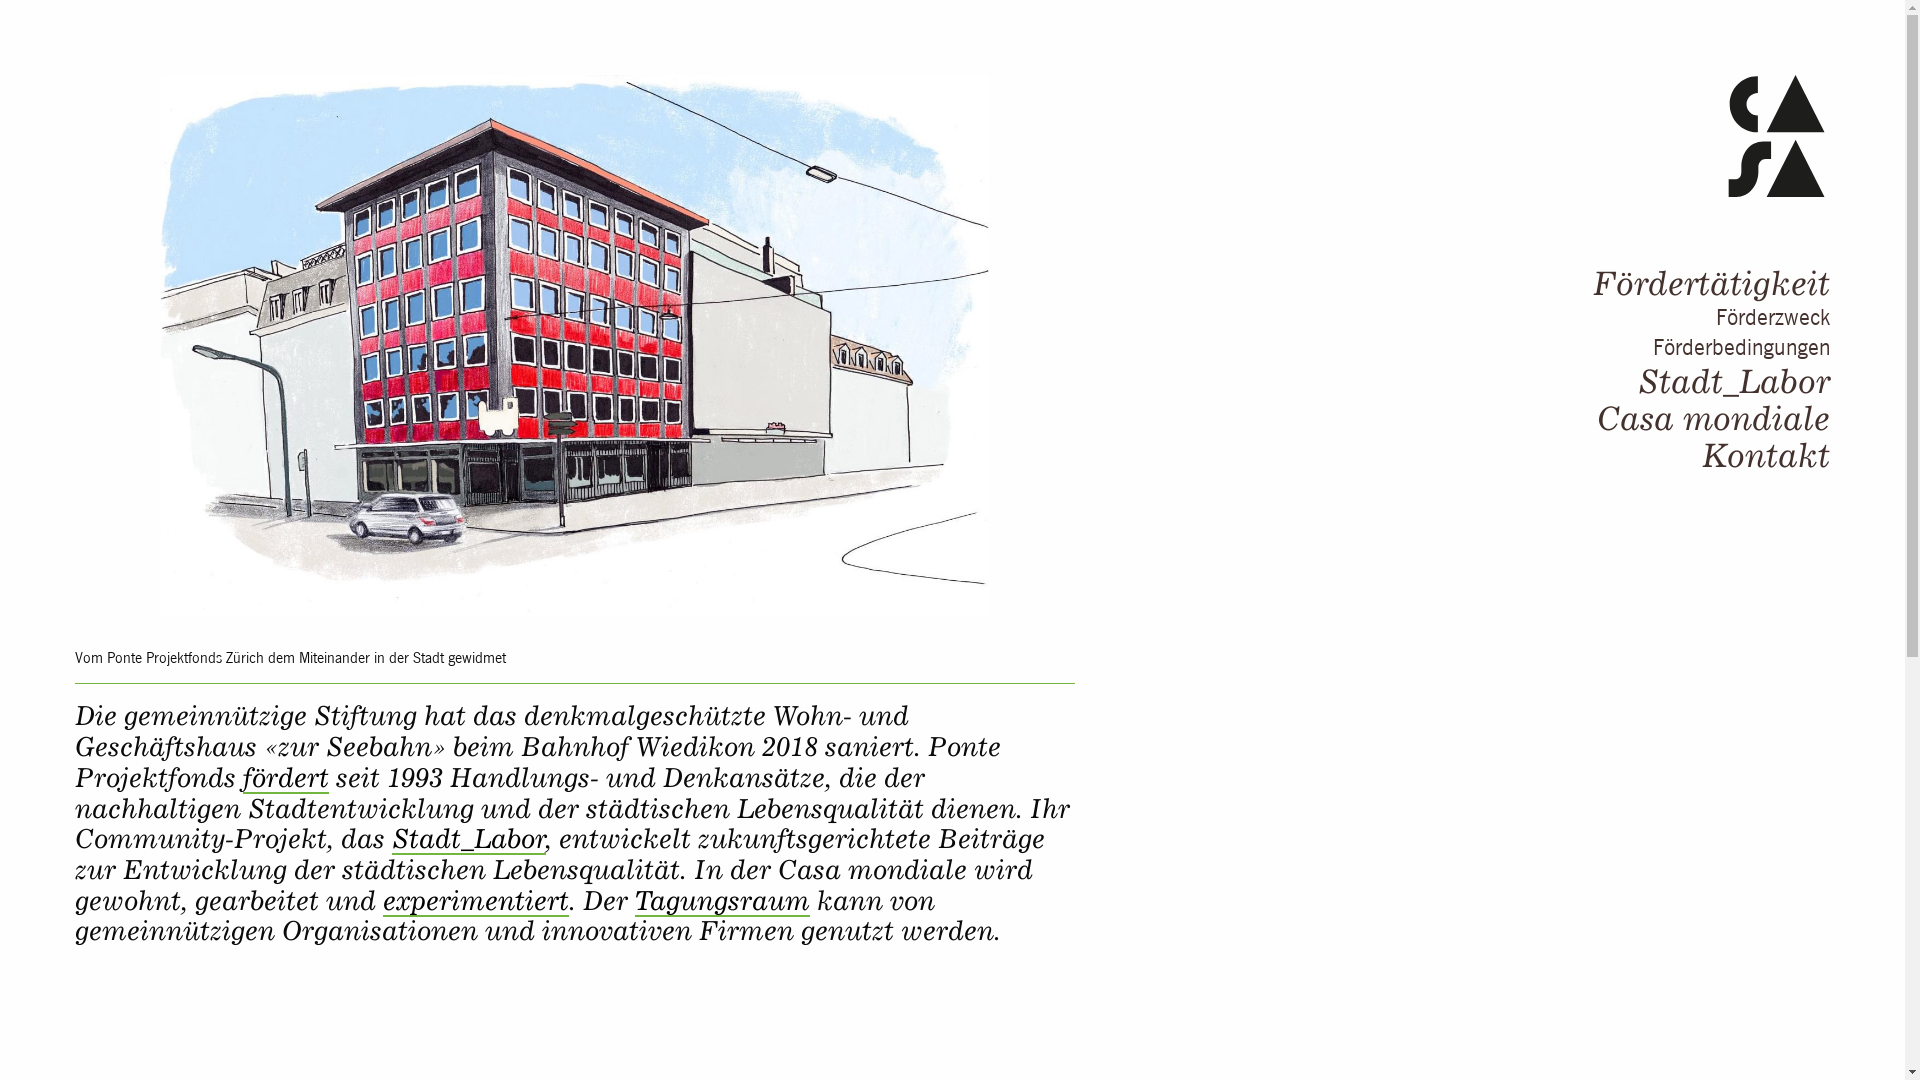 The image size is (1920, 1080). What do you see at coordinates (1637, 381) in the screenshot?
I see `'Stadt_Labor'` at bounding box center [1637, 381].